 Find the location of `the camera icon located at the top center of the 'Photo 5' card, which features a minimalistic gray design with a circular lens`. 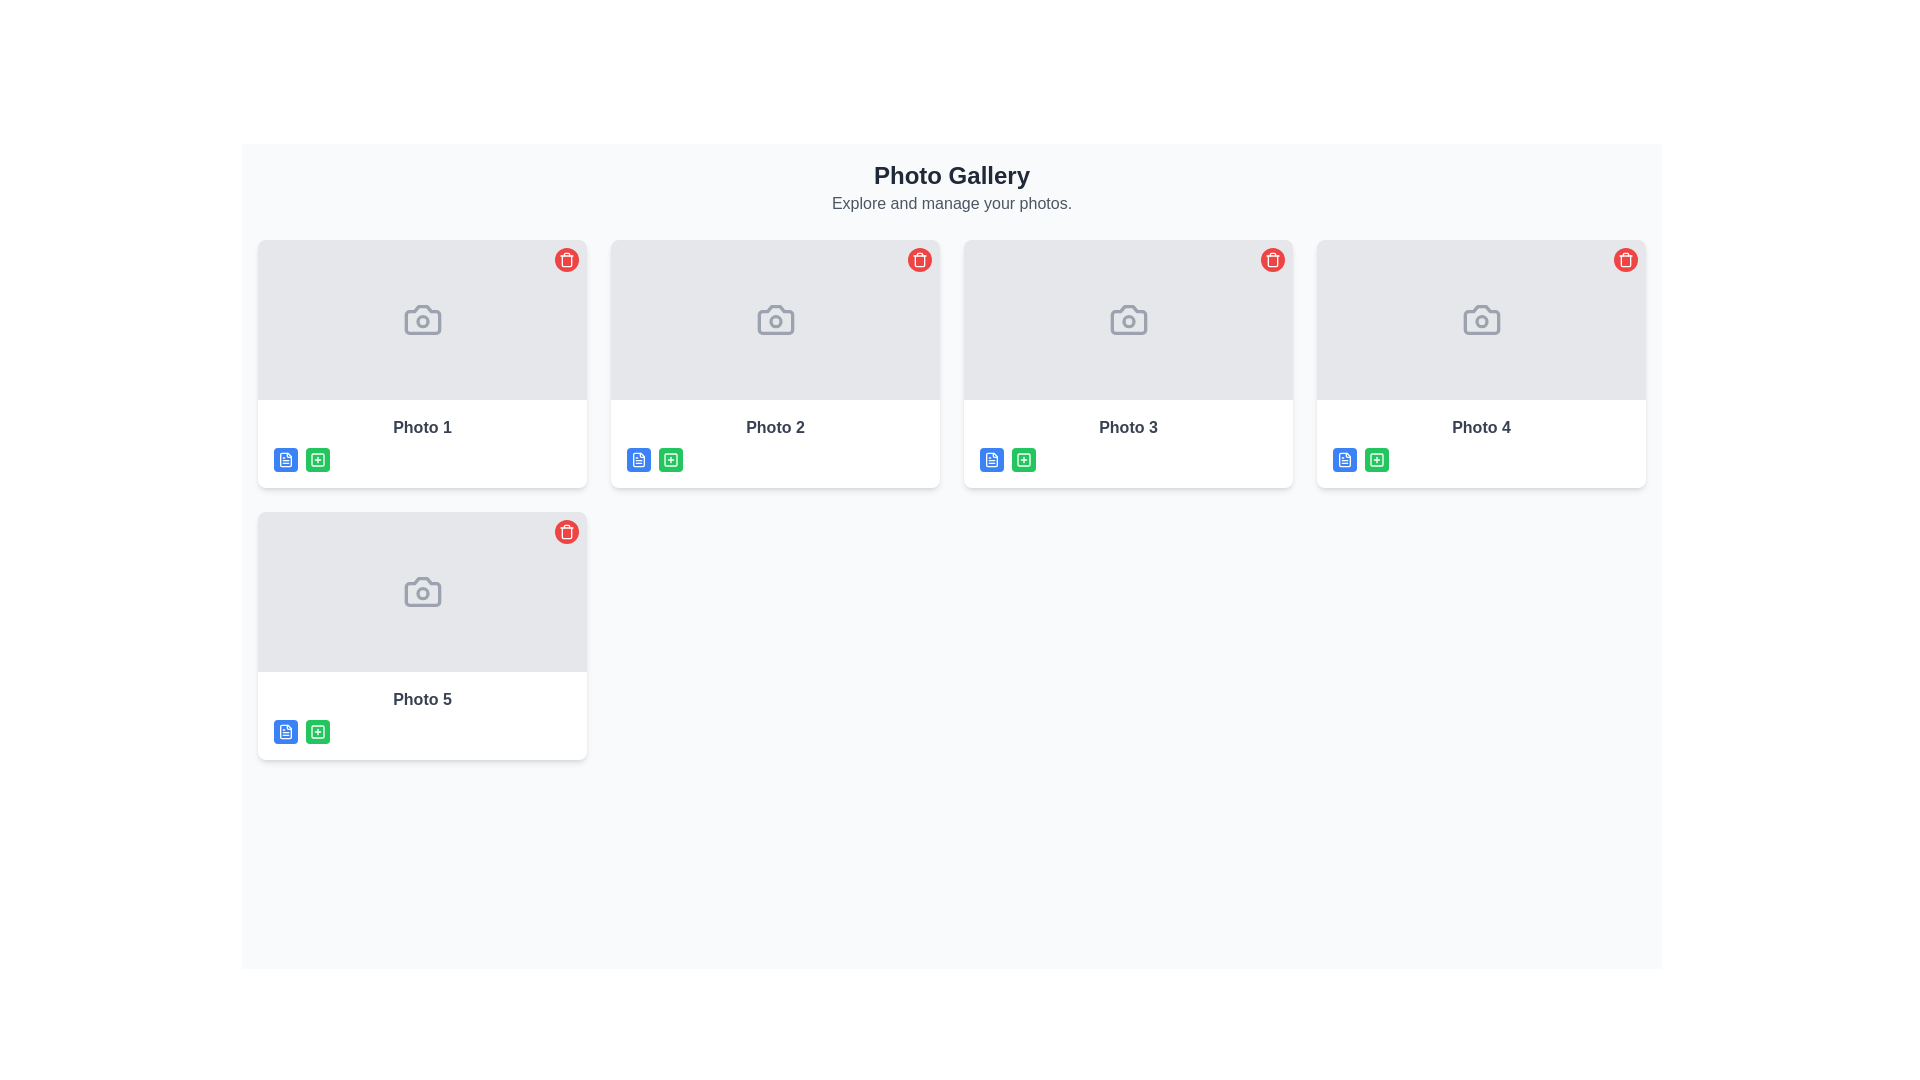

the camera icon located at the top center of the 'Photo 5' card, which features a minimalistic gray design with a circular lens is located at coordinates (421, 590).